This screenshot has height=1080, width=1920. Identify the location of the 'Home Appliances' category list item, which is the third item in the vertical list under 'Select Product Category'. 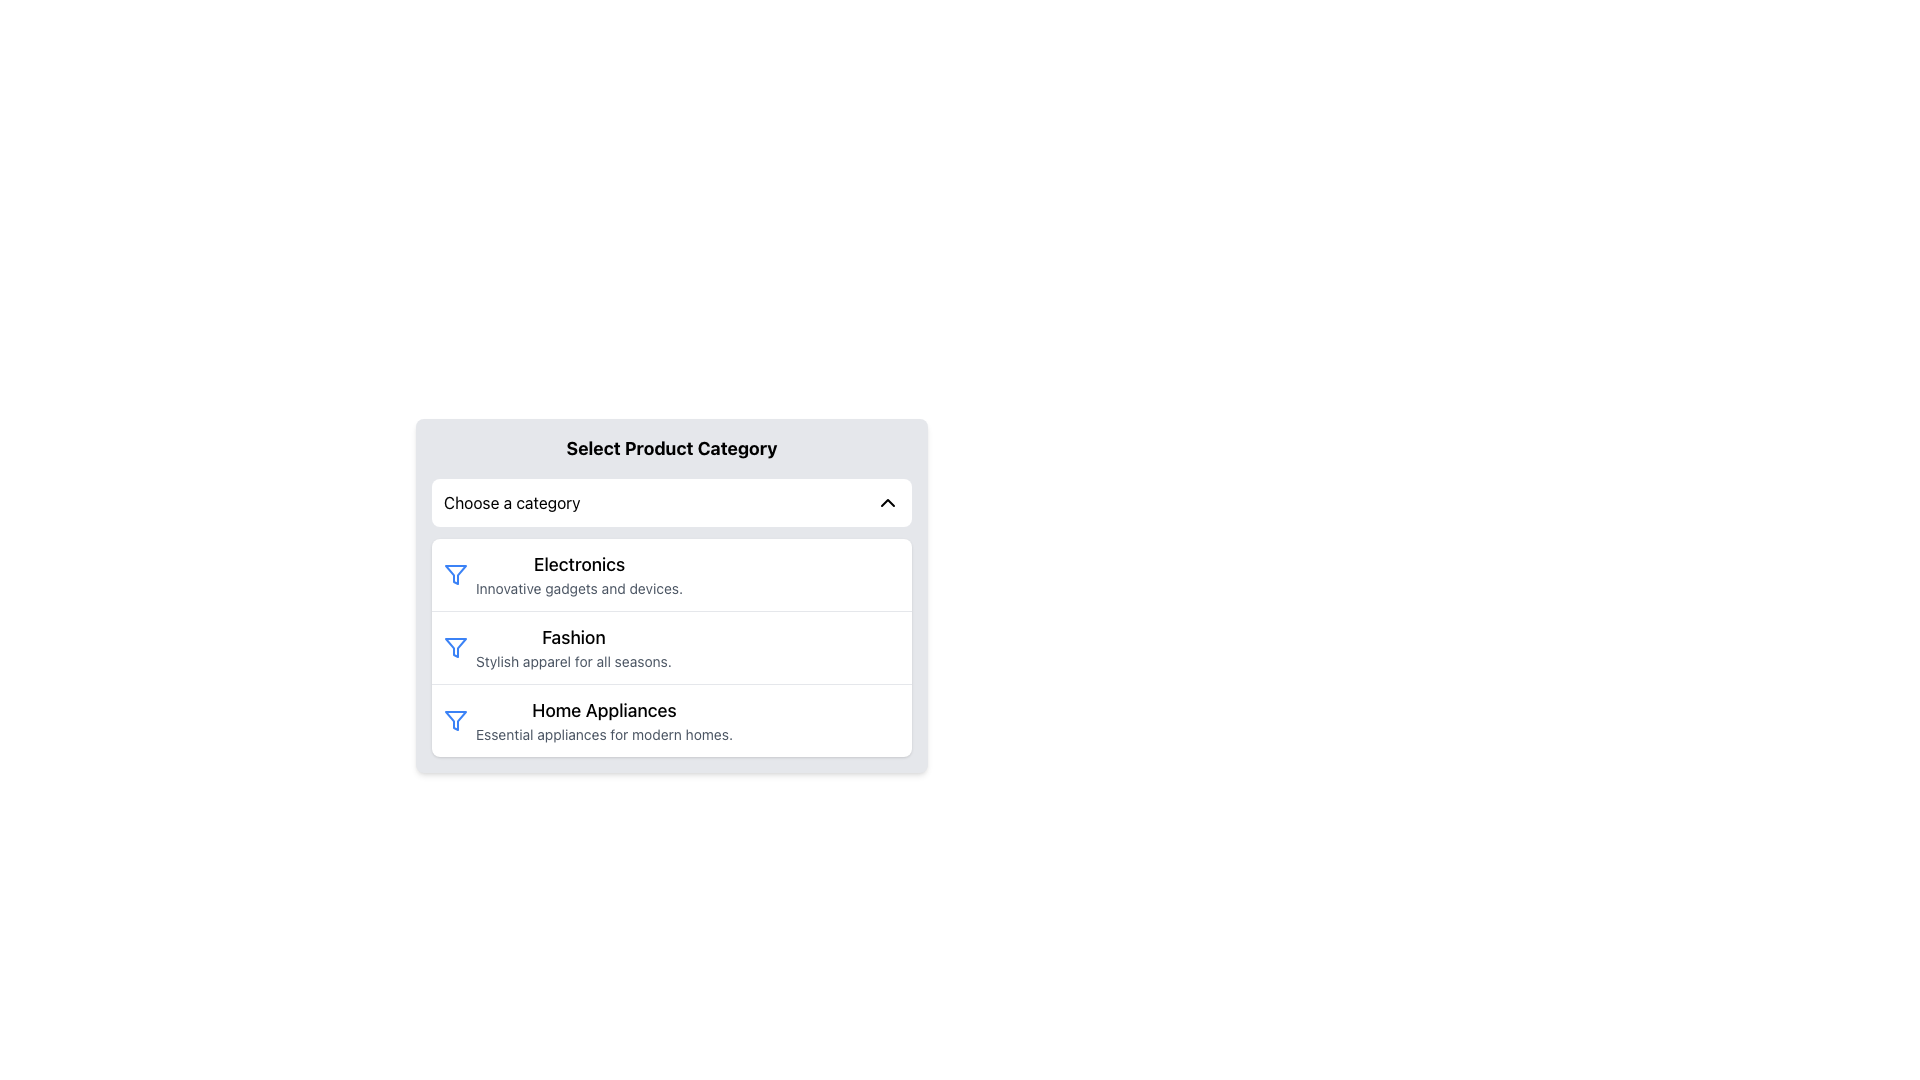
(672, 721).